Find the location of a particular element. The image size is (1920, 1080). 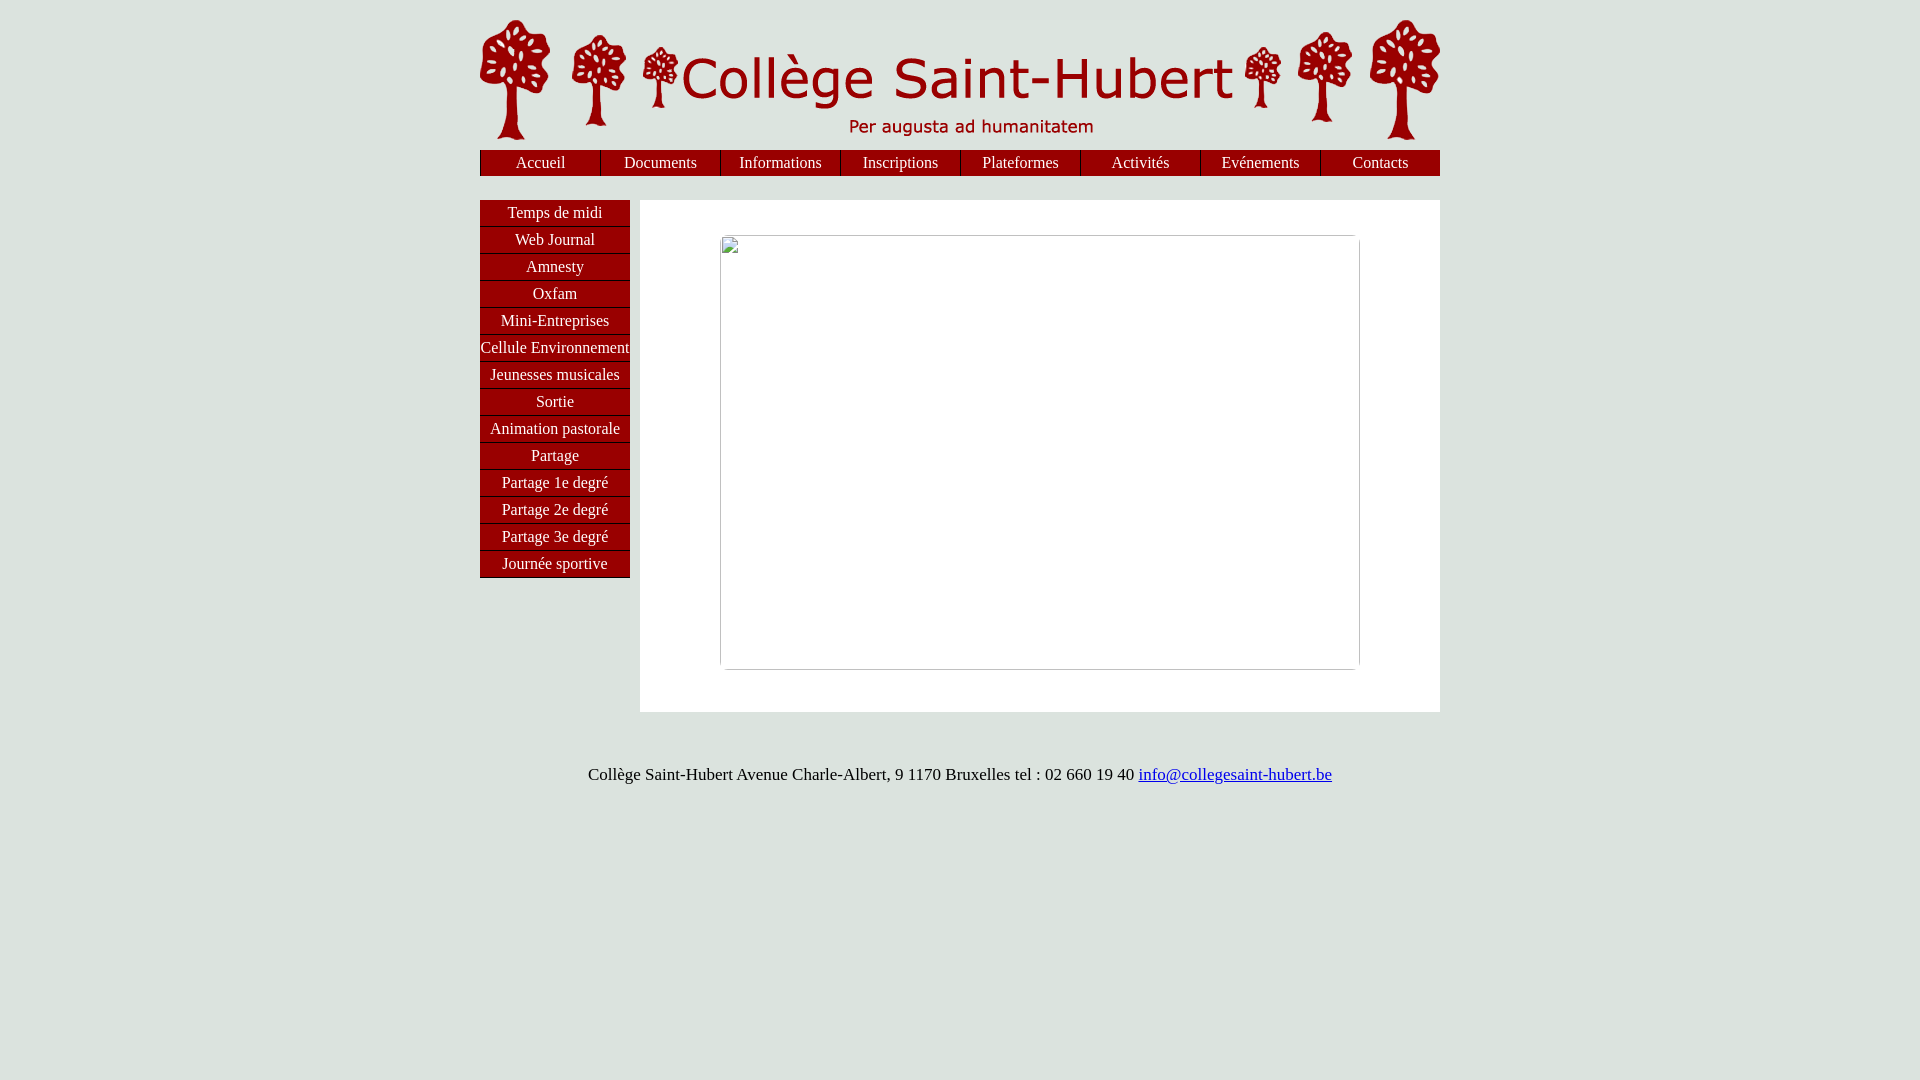

'Cellule Environnement' is located at coordinates (555, 346).